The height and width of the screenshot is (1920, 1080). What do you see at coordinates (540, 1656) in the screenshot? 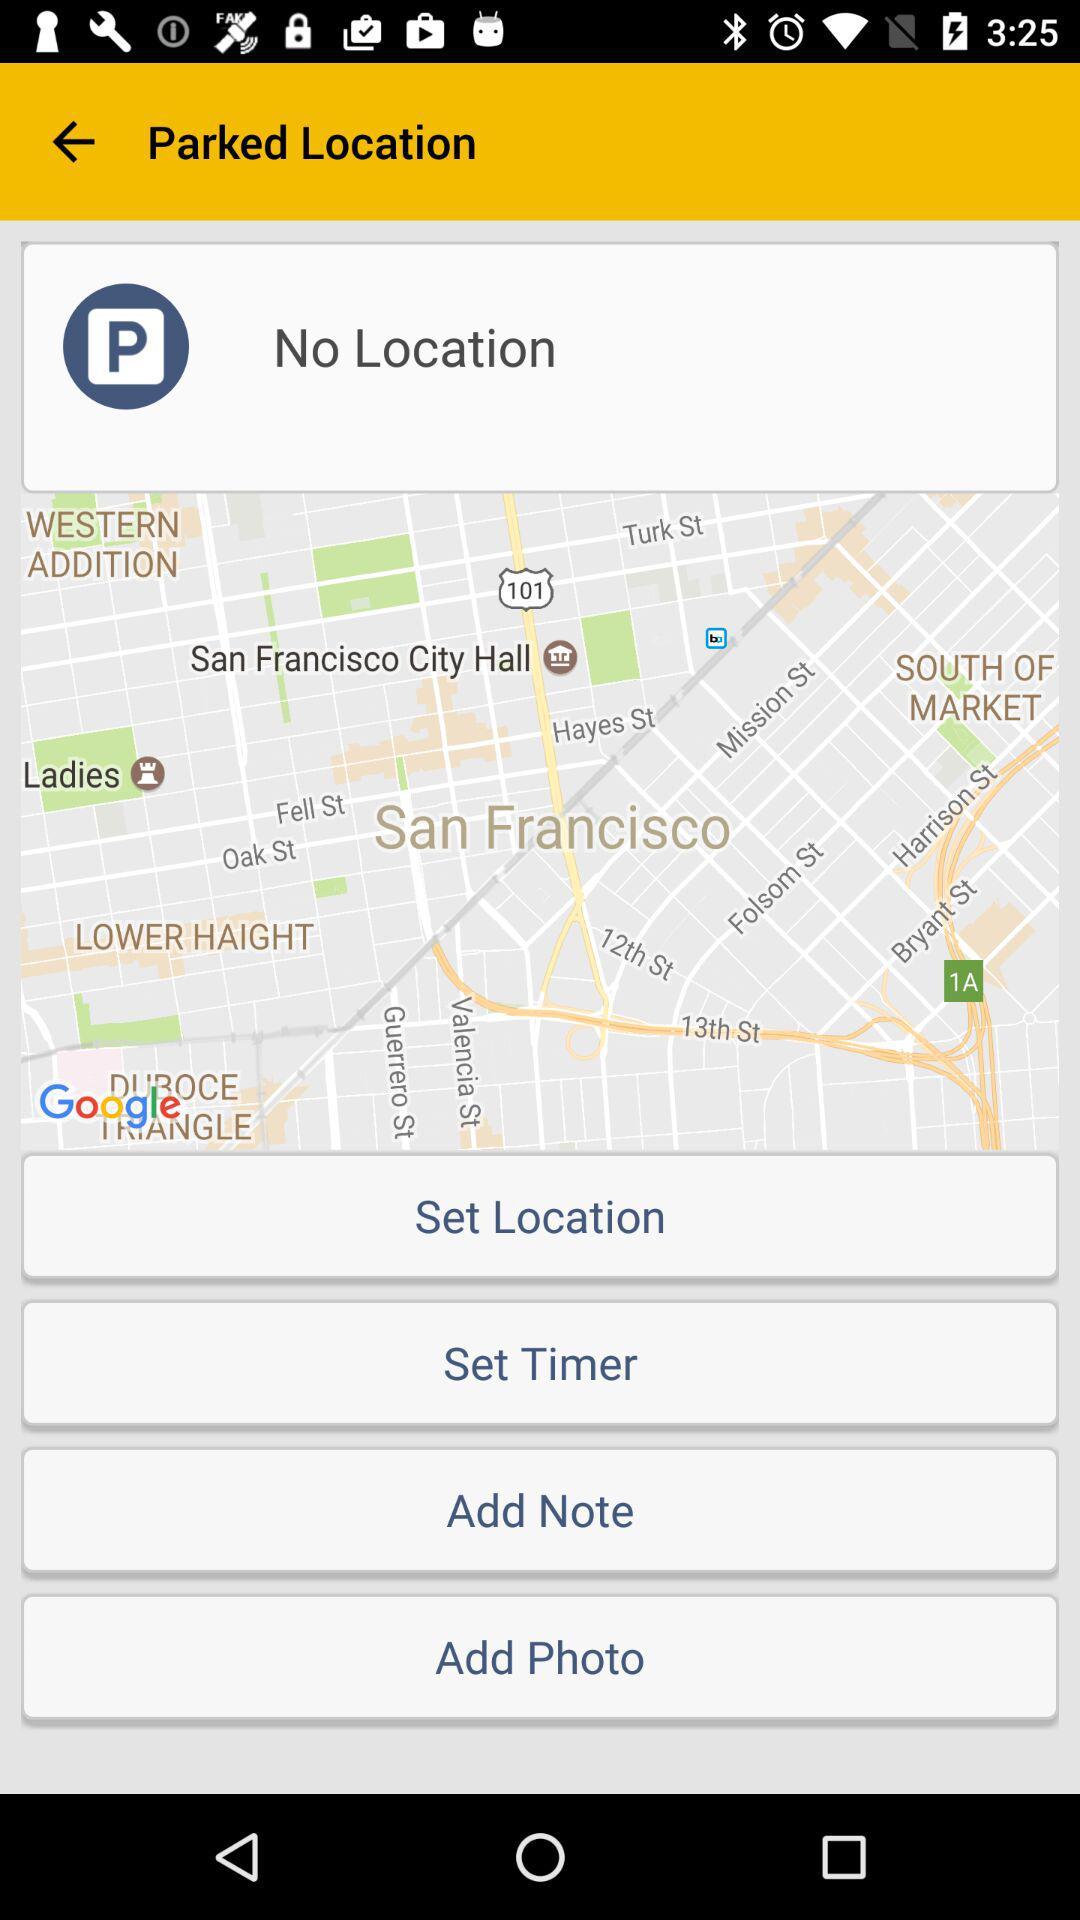
I see `the add photo item` at bounding box center [540, 1656].